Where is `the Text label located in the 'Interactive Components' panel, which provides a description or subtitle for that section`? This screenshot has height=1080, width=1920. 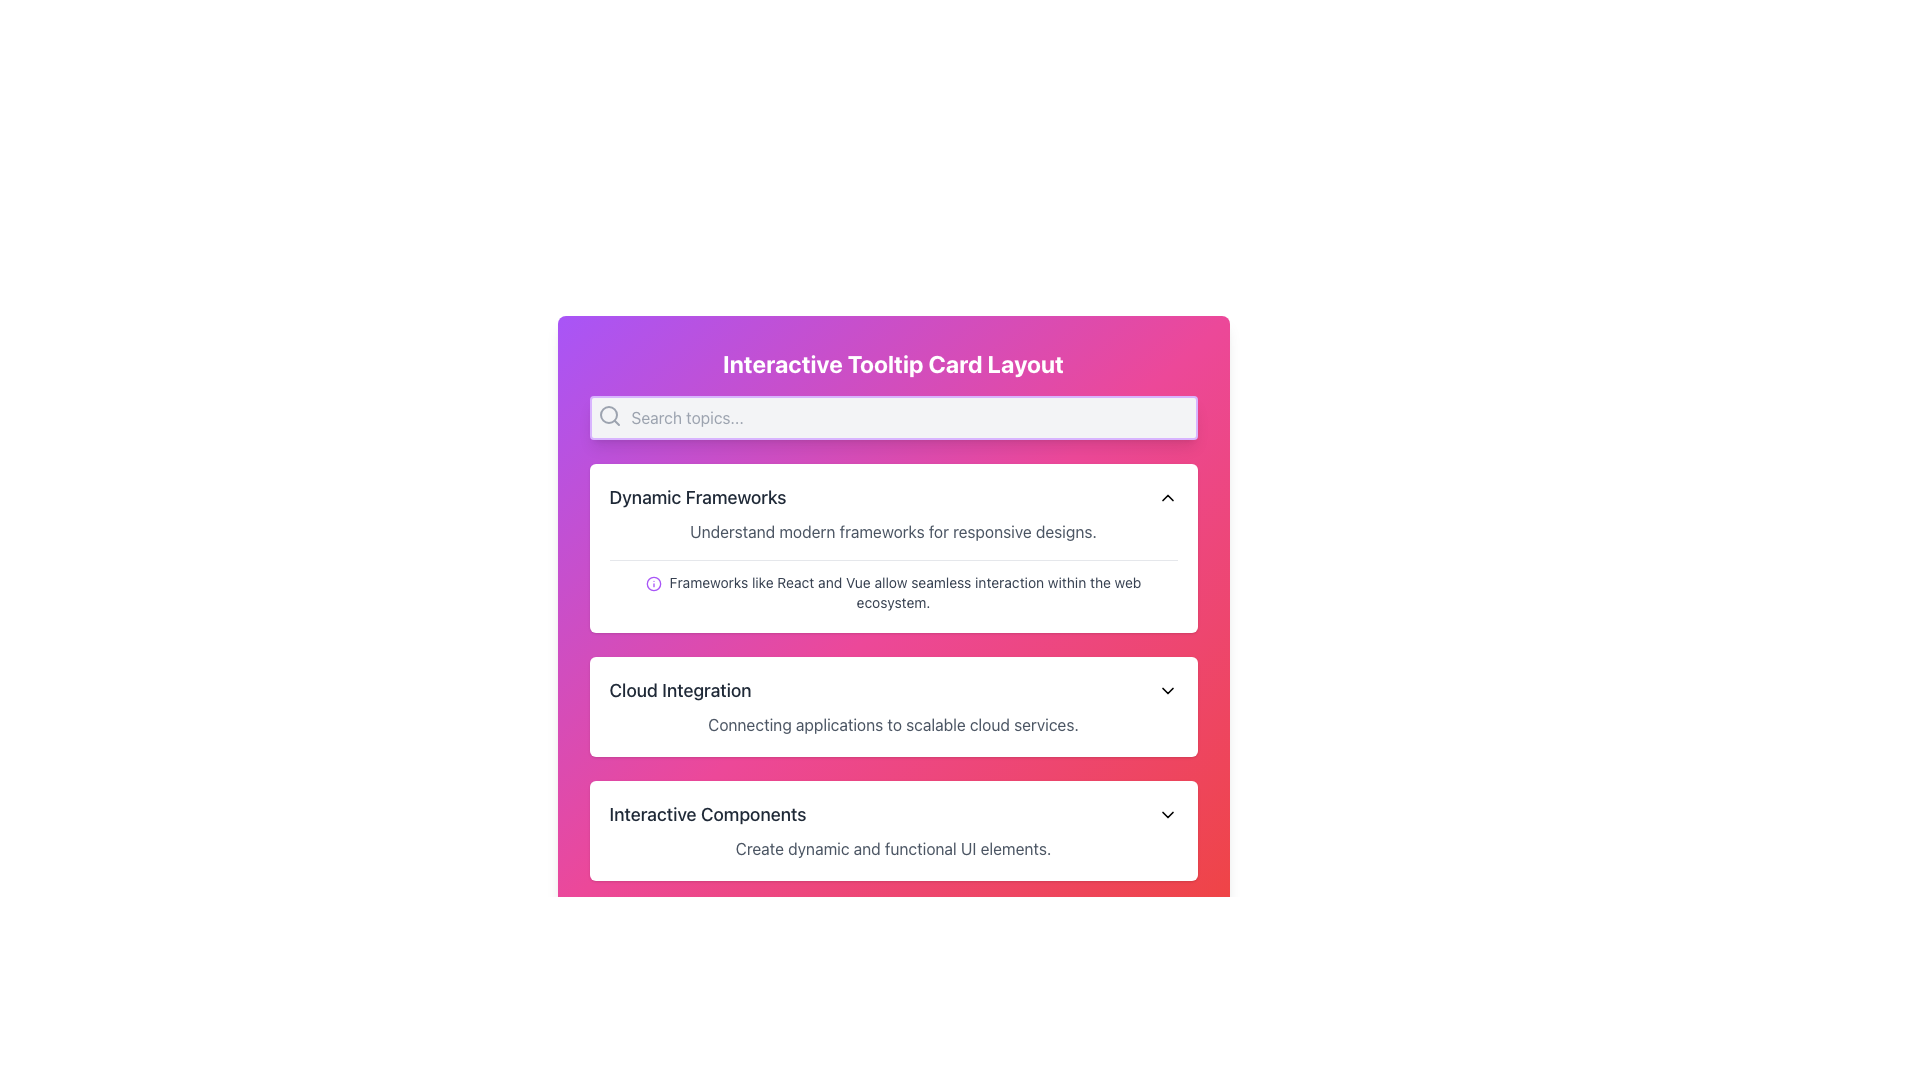
the Text label located in the 'Interactive Components' panel, which provides a description or subtitle for that section is located at coordinates (892, 848).